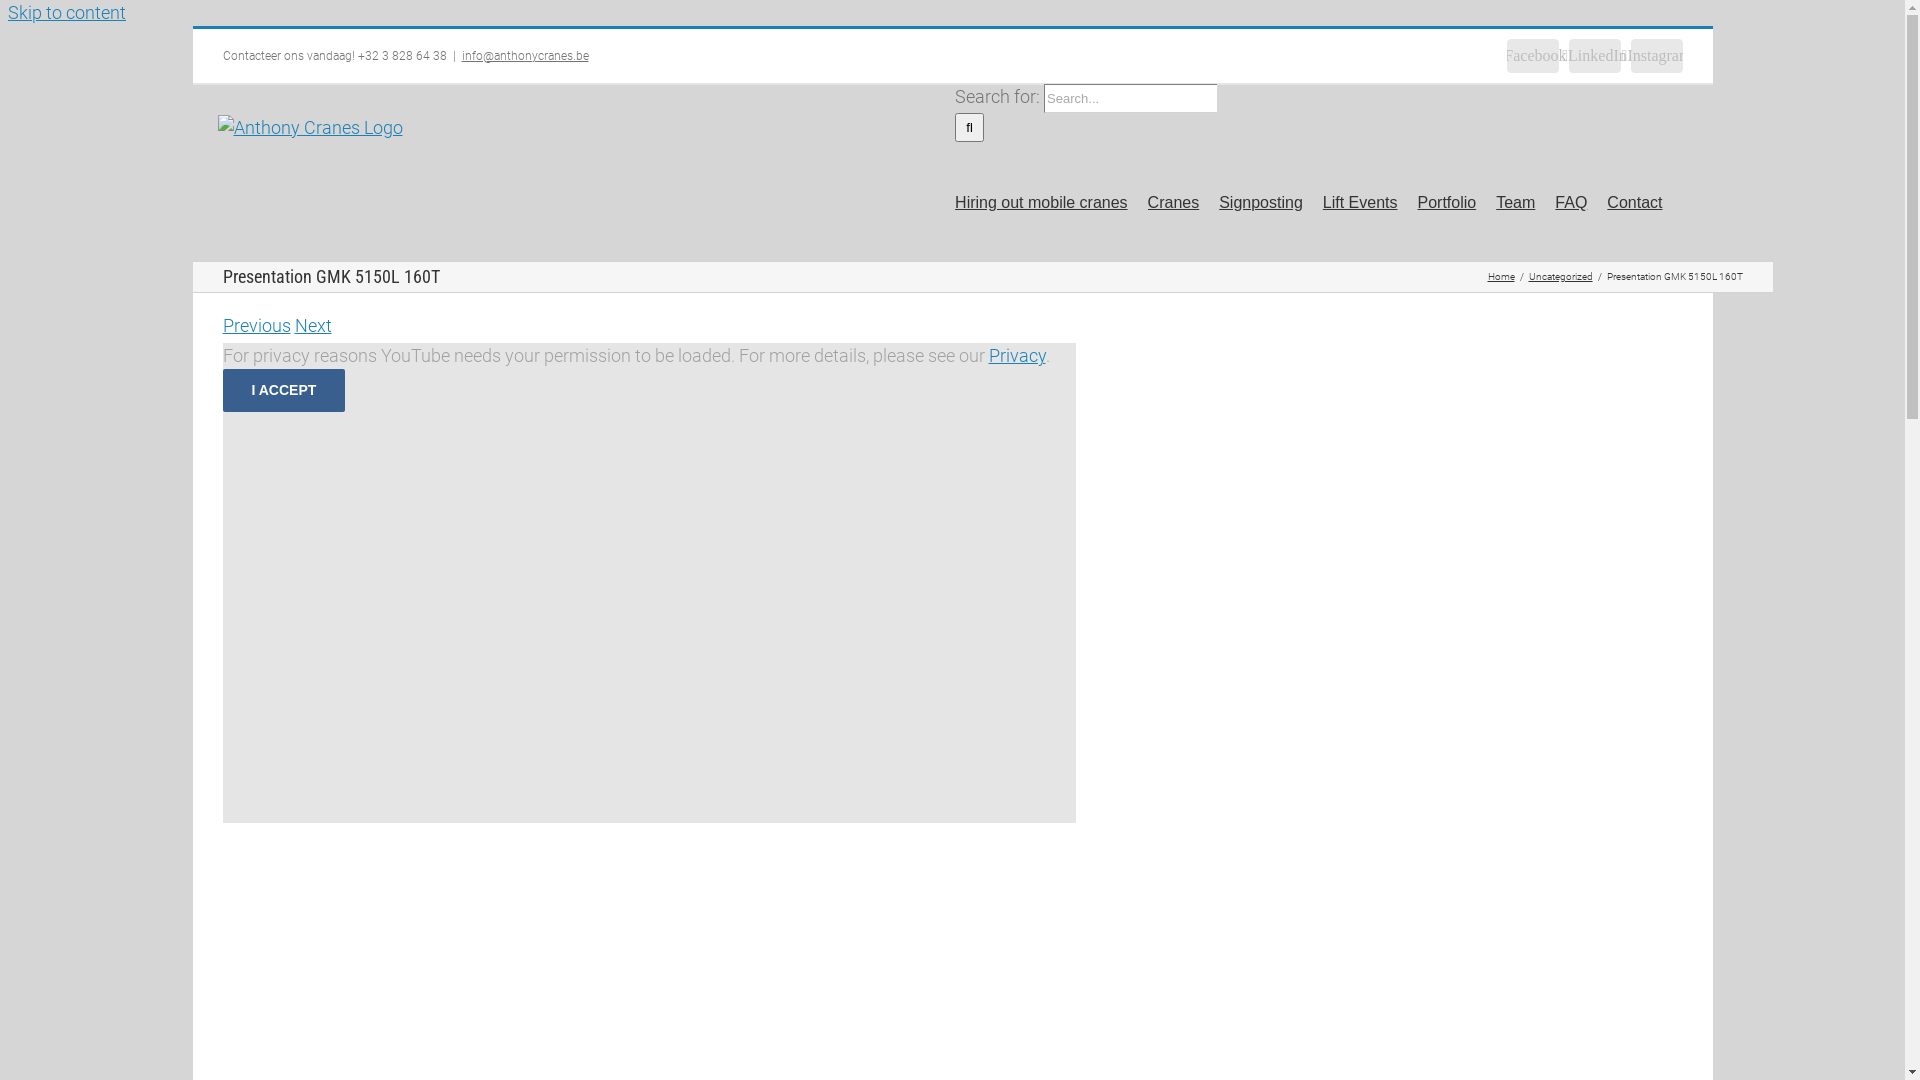 The width and height of the screenshot is (1920, 1080). Describe the element at coordinates (1501, 276) in the screenshot. I see `'Home'` at that location.